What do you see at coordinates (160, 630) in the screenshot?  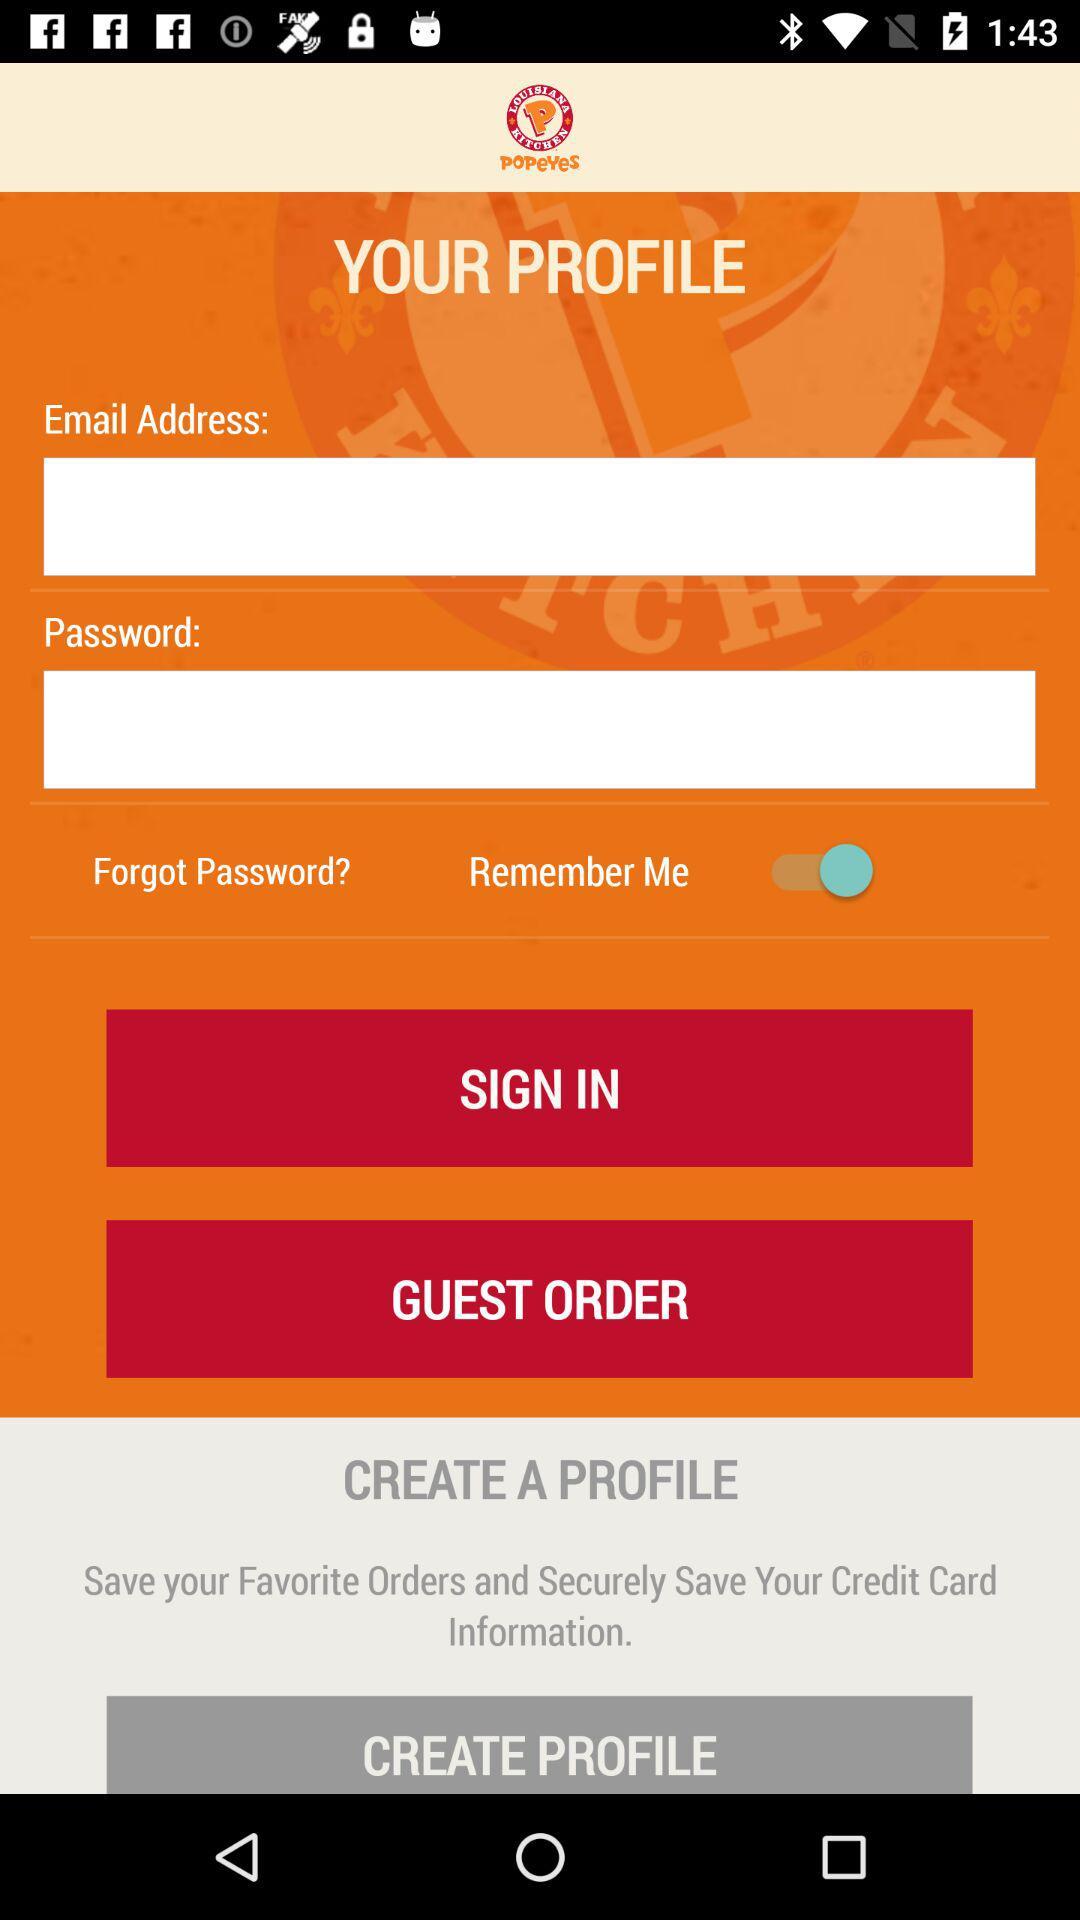 I see `the password:` at bounding box center [160, 630].